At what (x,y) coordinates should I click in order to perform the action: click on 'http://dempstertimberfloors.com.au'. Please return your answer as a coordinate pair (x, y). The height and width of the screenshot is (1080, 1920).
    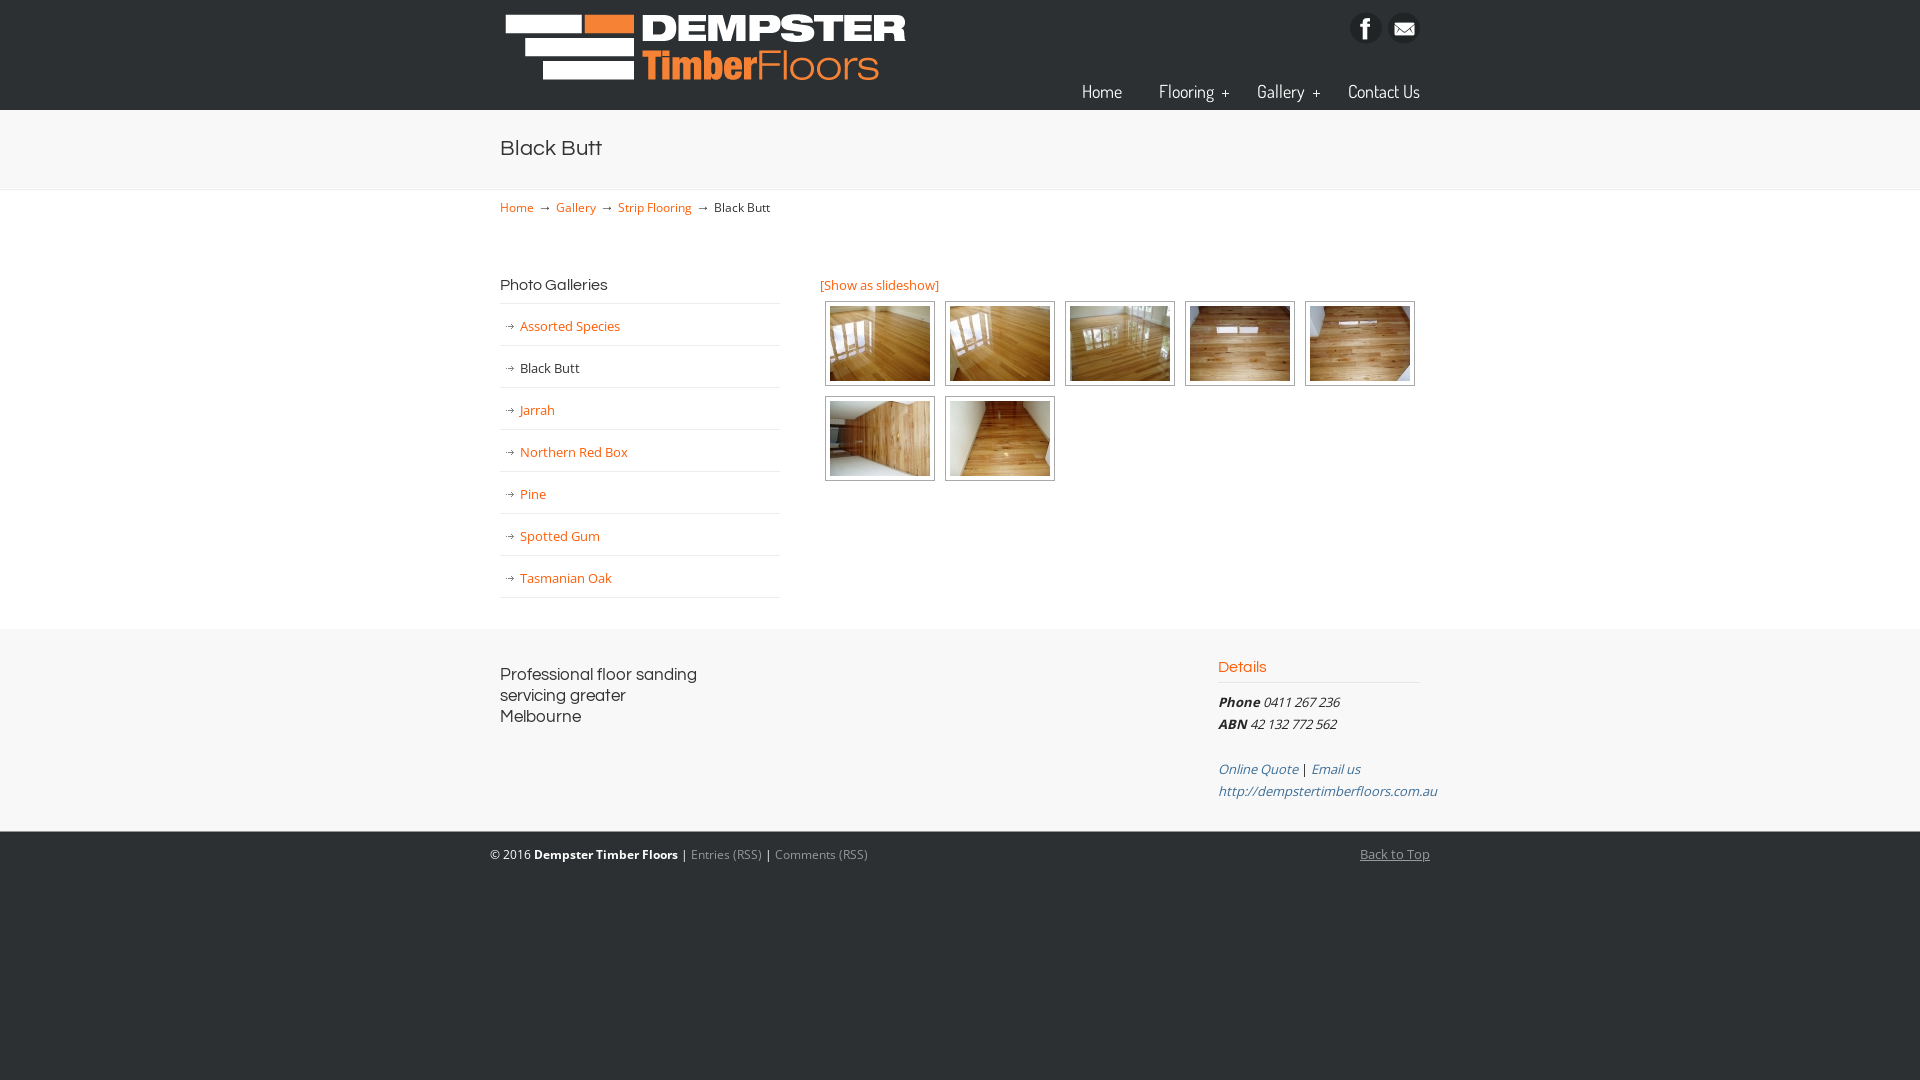
    Looking at the image, I should click on (1327, 789).